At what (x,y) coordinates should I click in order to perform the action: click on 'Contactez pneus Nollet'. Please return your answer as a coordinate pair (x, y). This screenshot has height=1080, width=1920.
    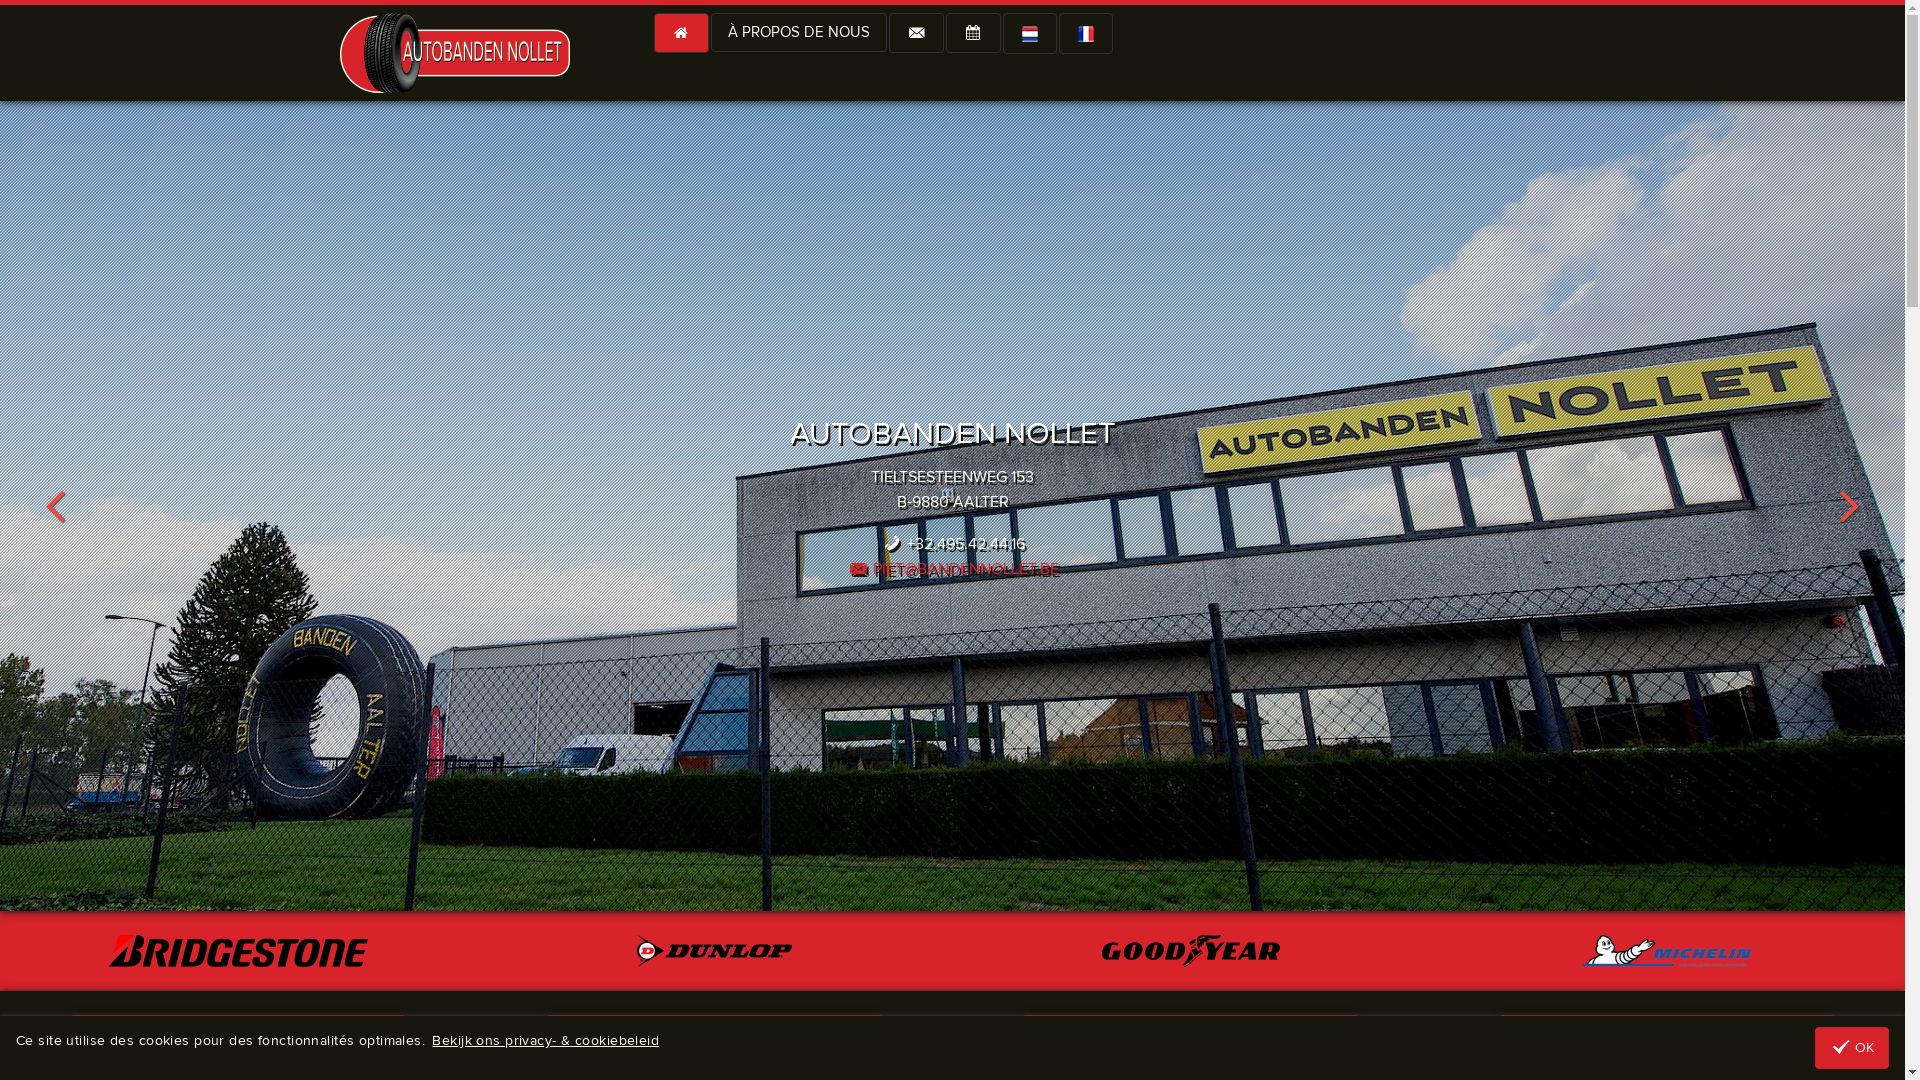
    Looking at the image, I should click on (914, 33).